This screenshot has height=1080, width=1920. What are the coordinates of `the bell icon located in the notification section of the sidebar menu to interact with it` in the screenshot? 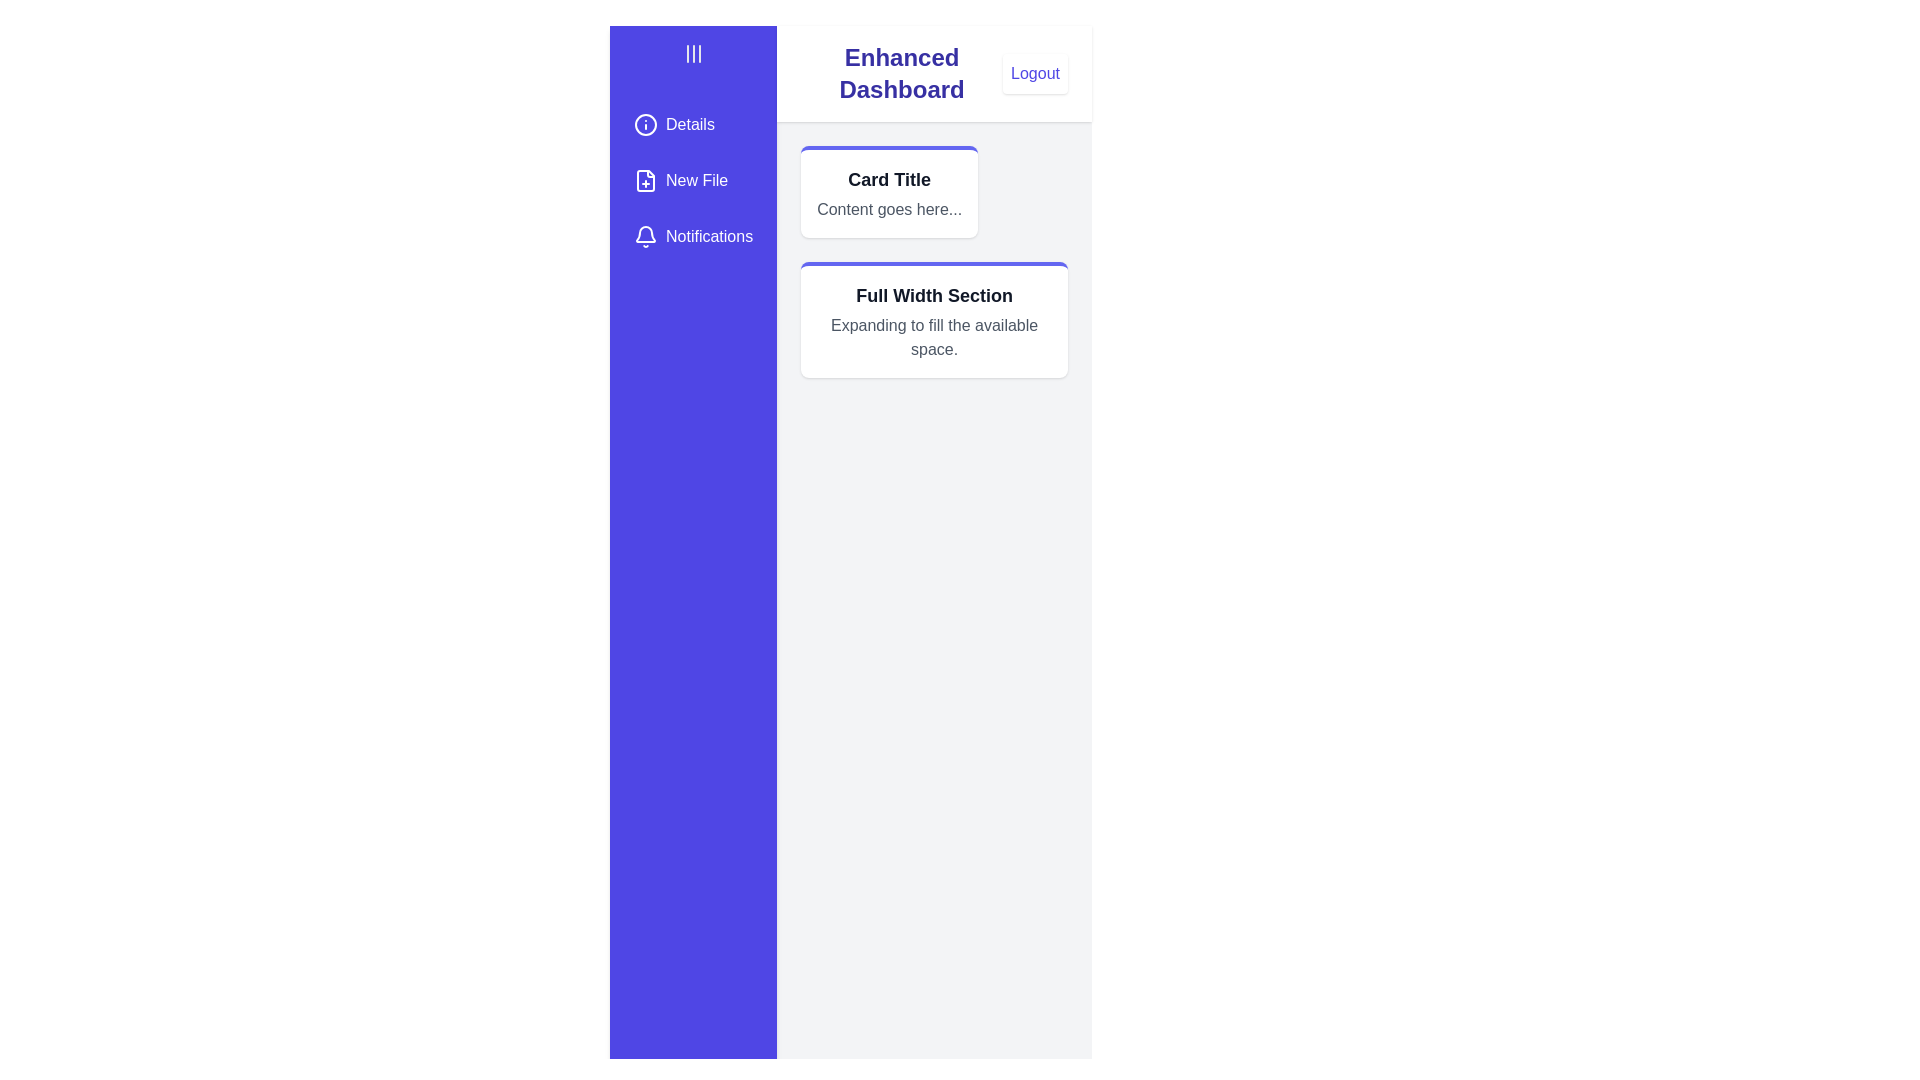 It's located at (646, 235).